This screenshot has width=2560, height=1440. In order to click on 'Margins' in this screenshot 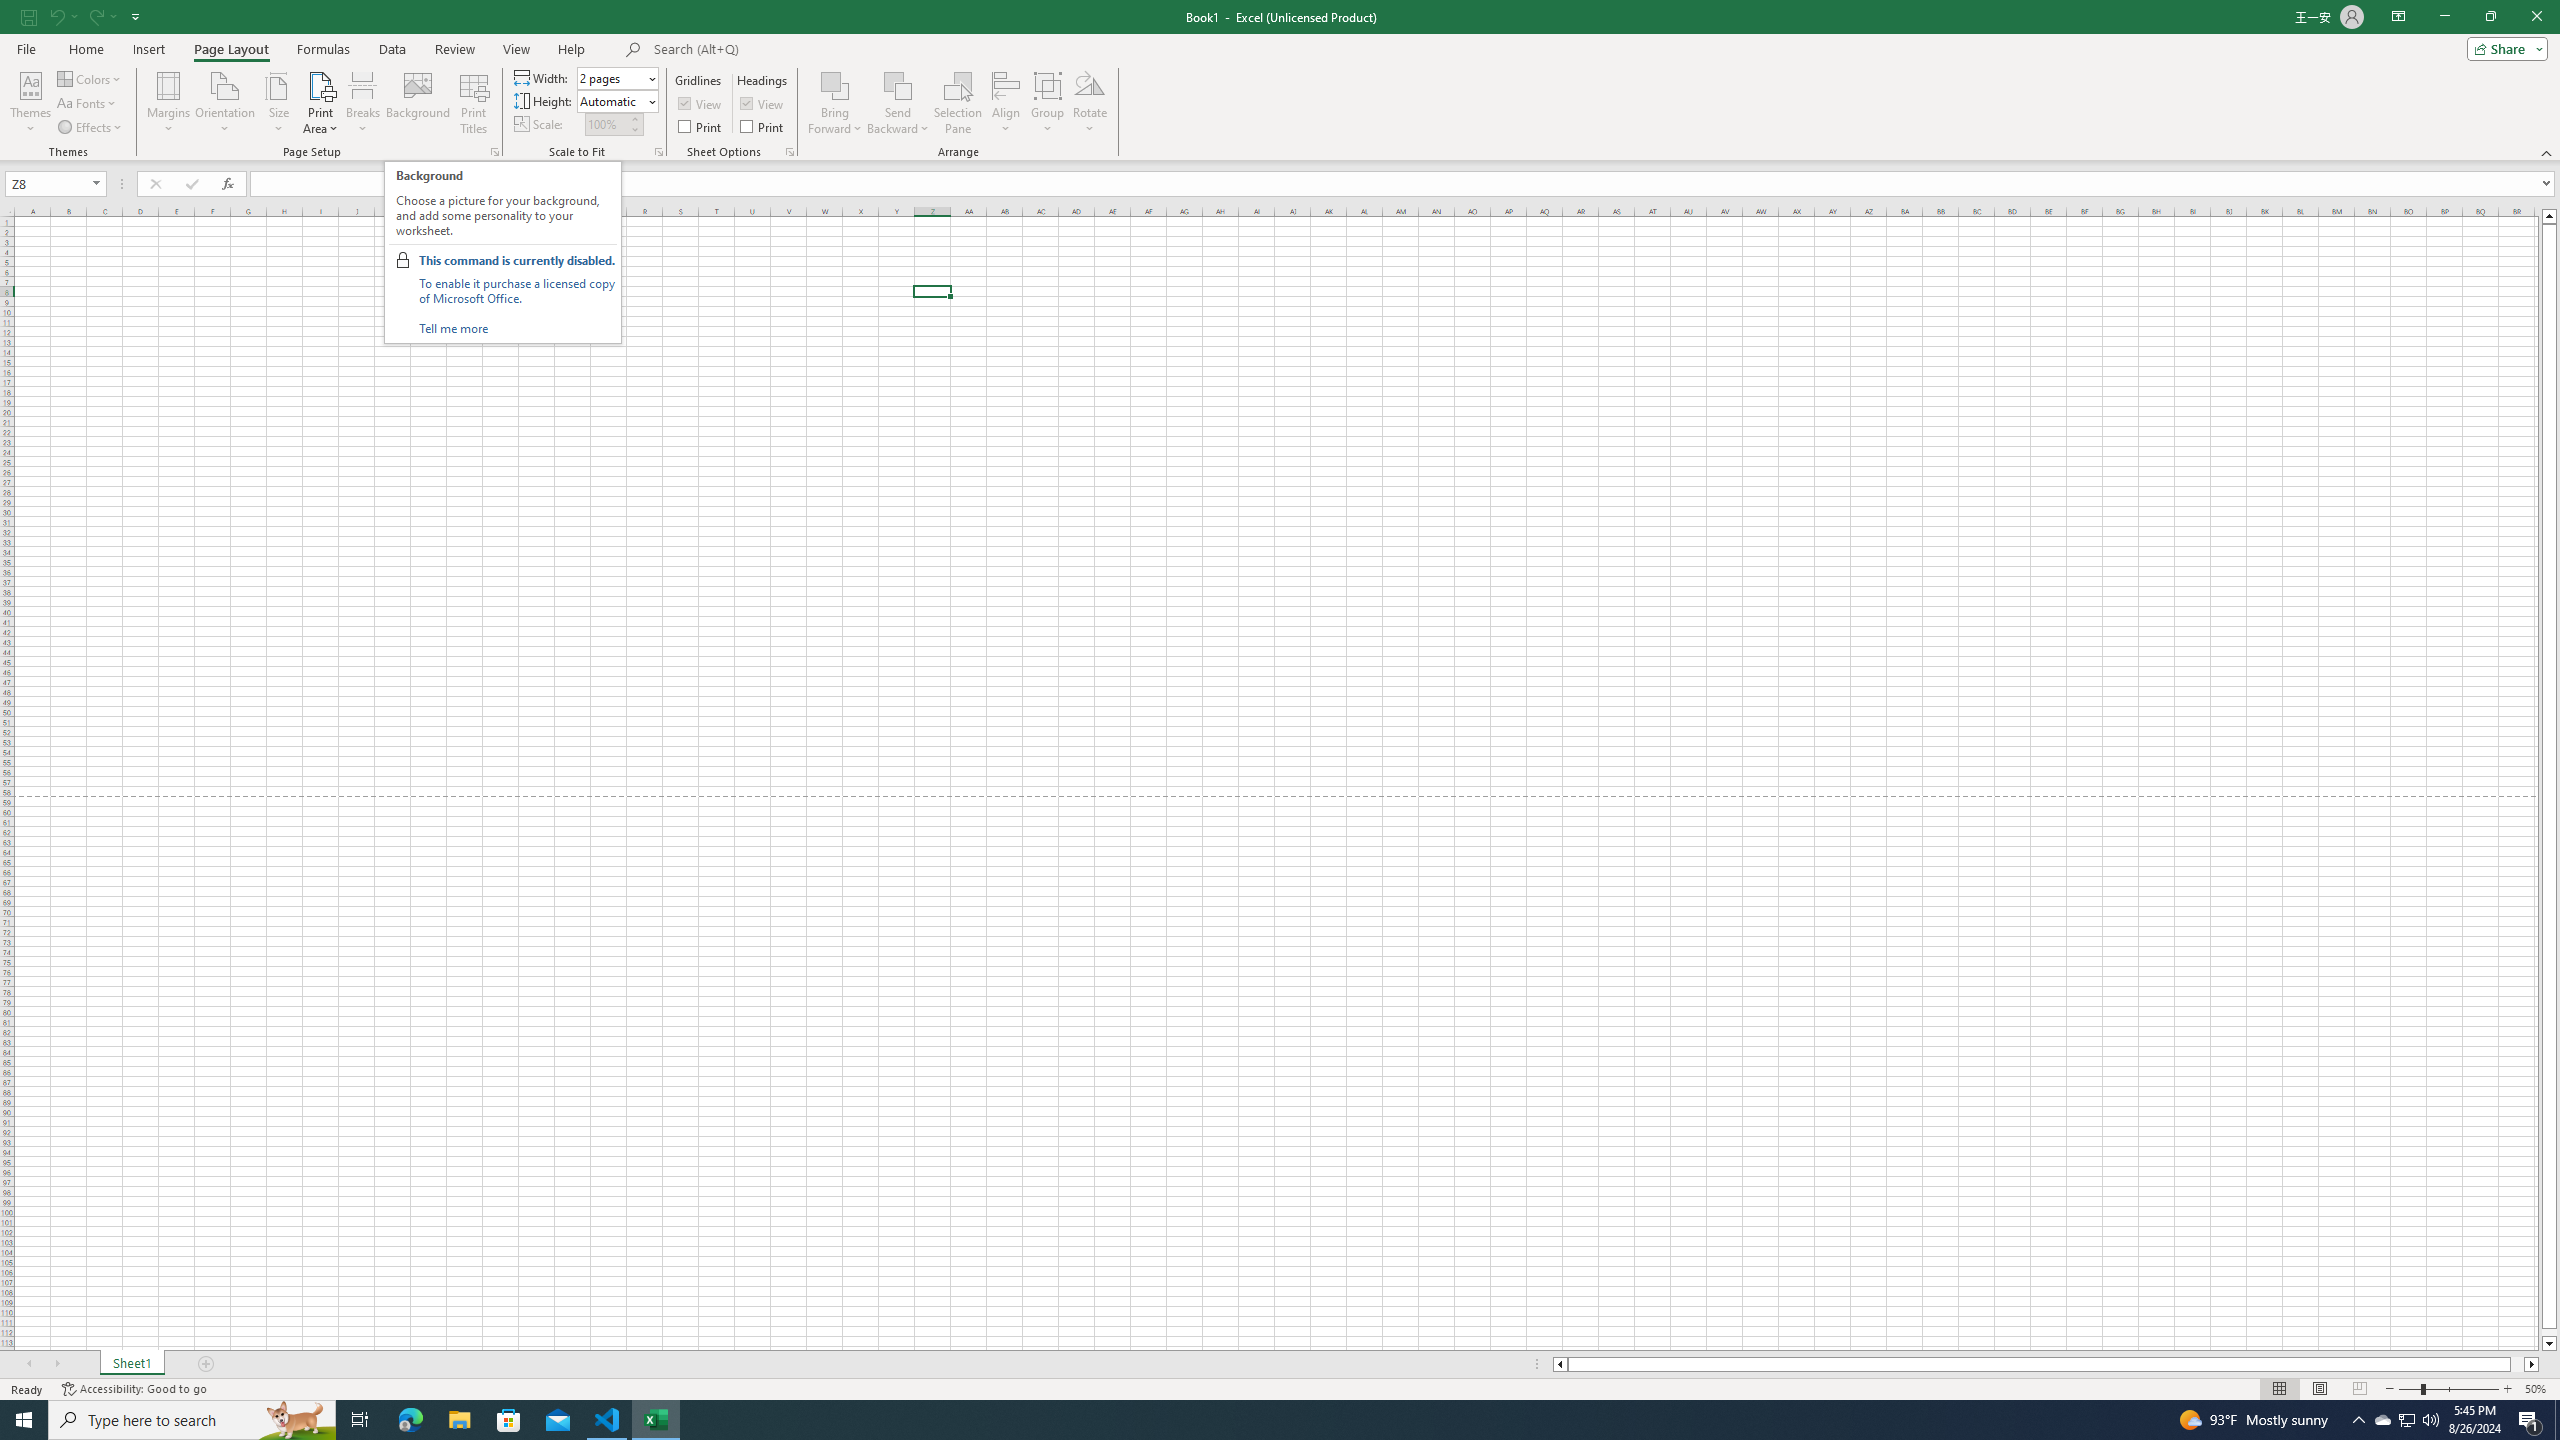, I will do `click(167, 103)`.